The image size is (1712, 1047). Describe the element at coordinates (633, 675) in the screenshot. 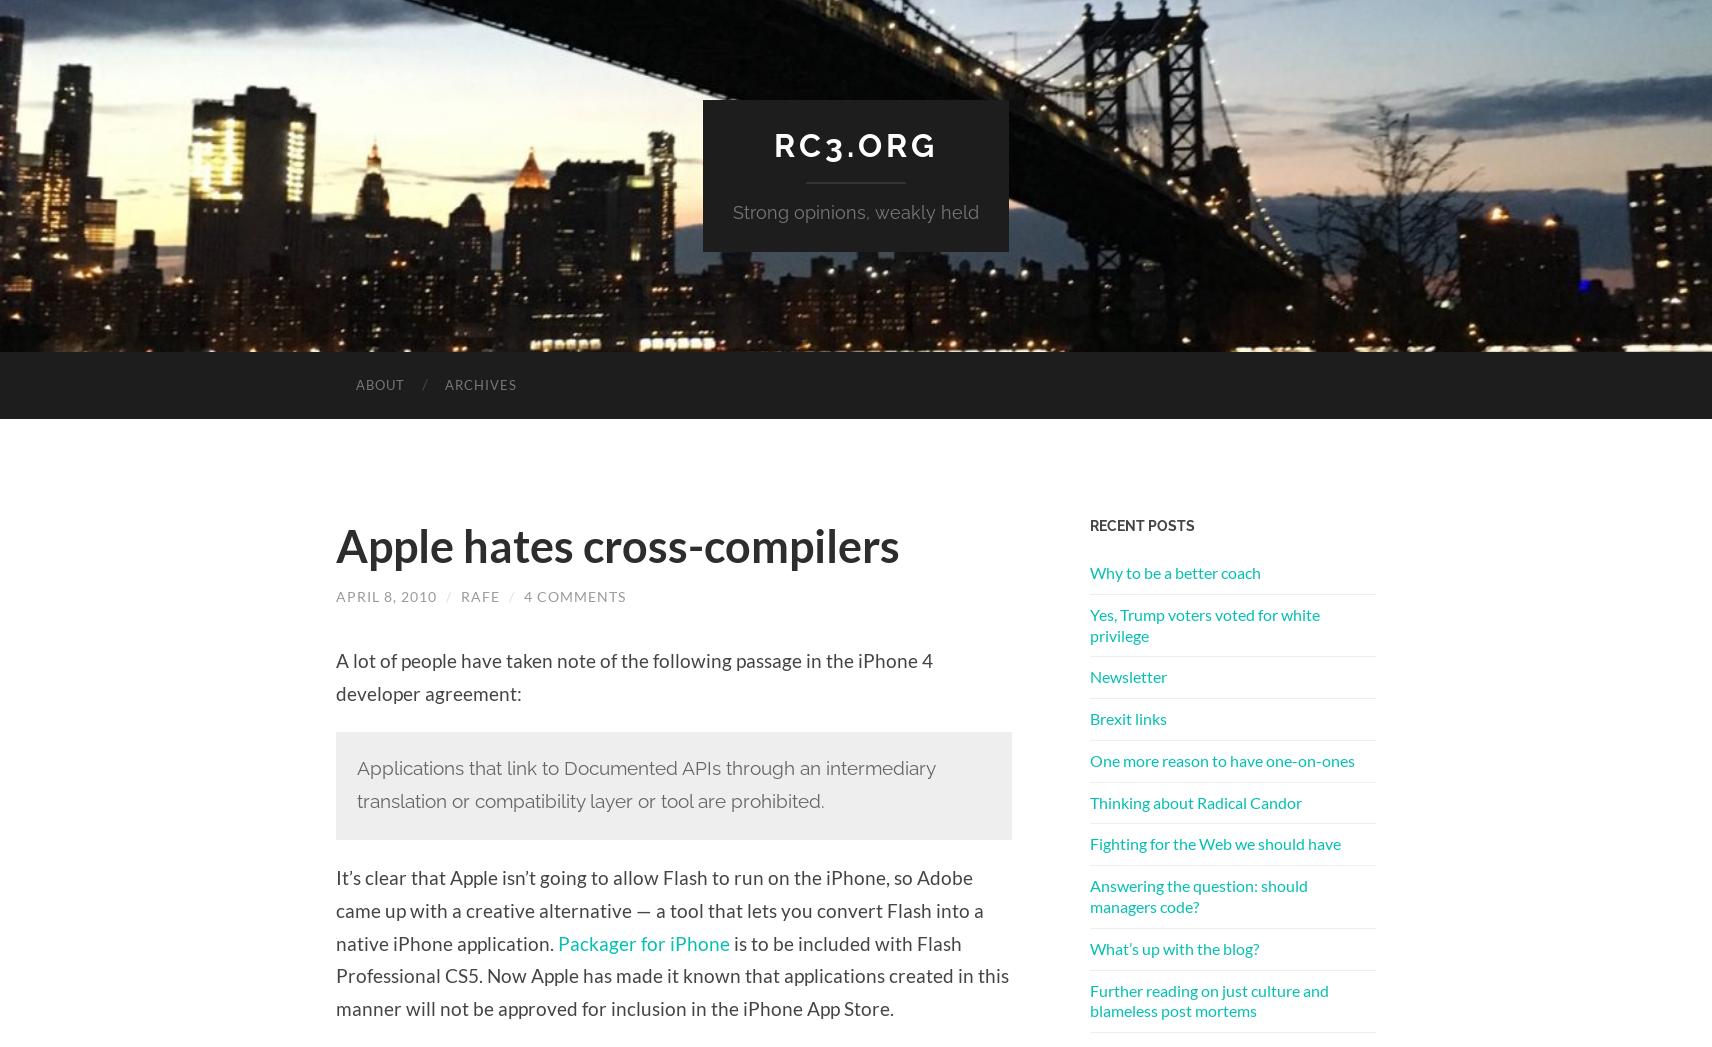

I see `'A lot of people have taken note of the following passage in the iPhone 4 developer agreement:'` at that location.